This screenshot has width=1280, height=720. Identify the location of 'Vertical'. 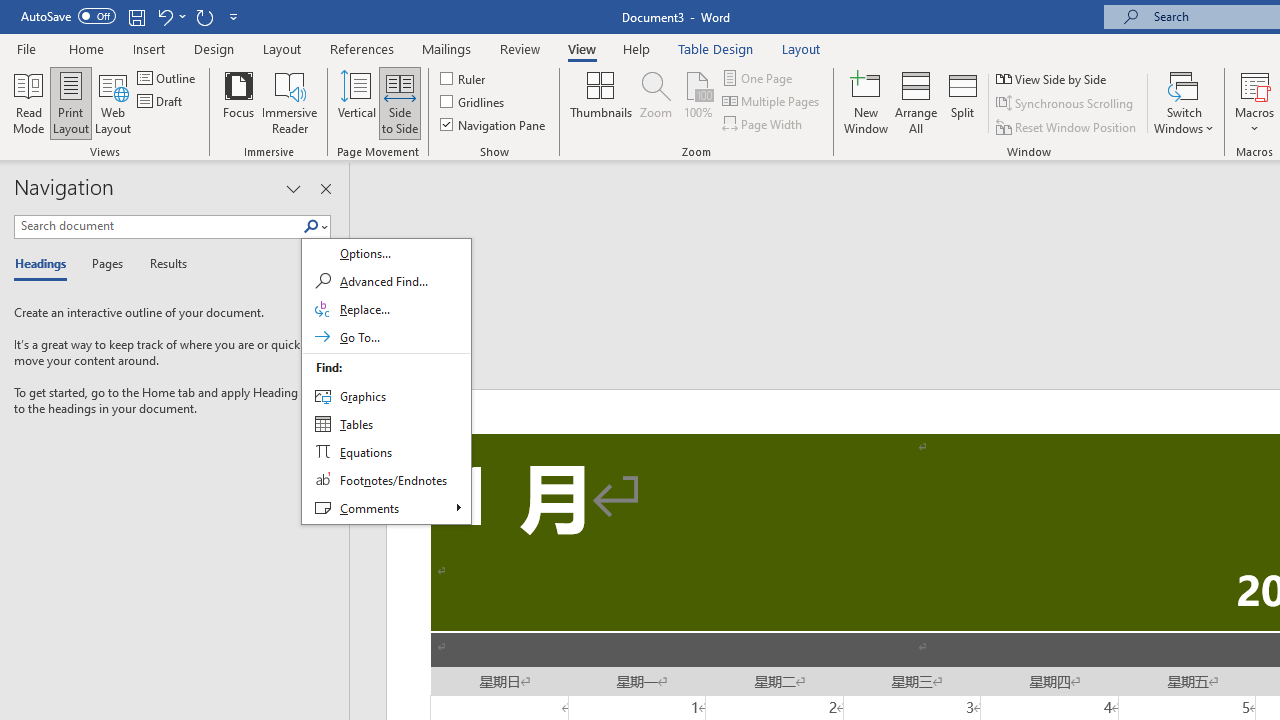
(357, 103).